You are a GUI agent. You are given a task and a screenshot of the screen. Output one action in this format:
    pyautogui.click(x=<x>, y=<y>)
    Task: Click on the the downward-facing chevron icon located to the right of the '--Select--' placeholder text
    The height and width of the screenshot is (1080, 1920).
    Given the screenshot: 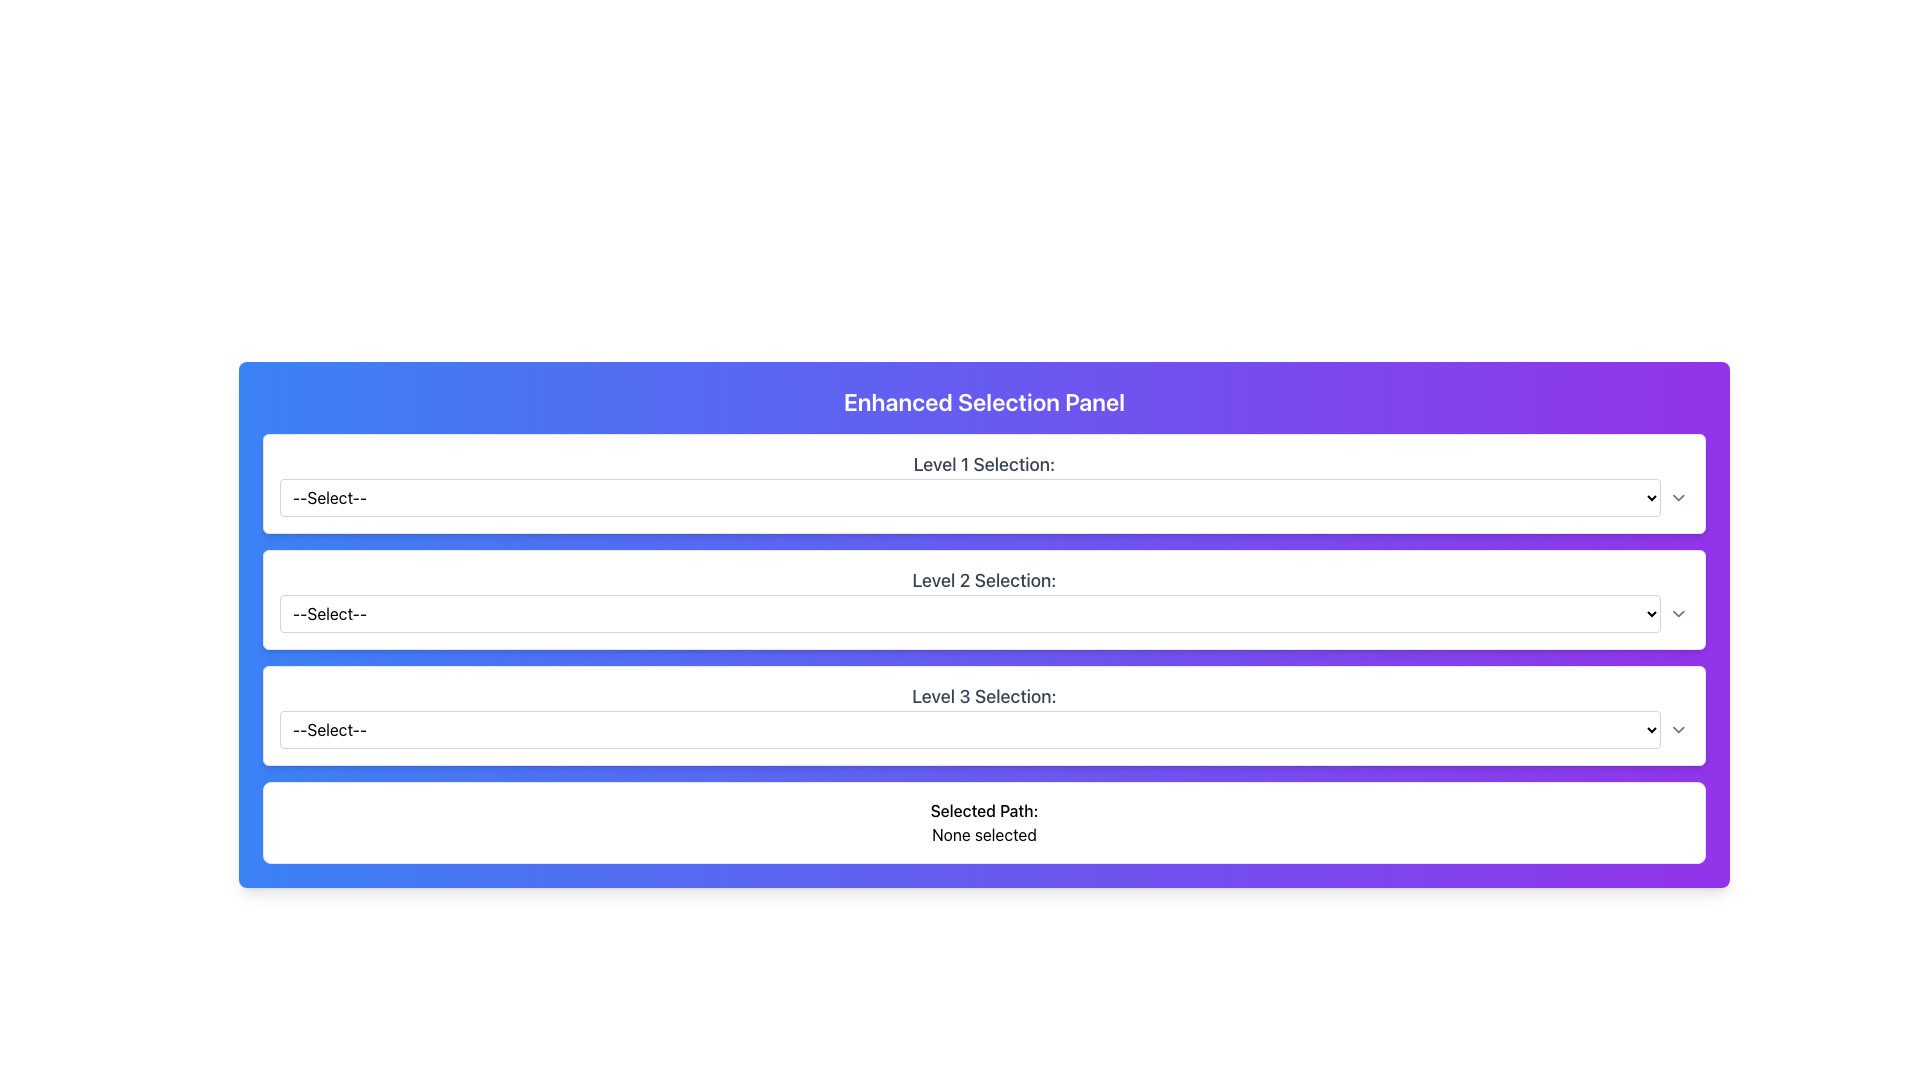 What is the action you would take?
    pyautogui.click(x=1679, y=729)
    